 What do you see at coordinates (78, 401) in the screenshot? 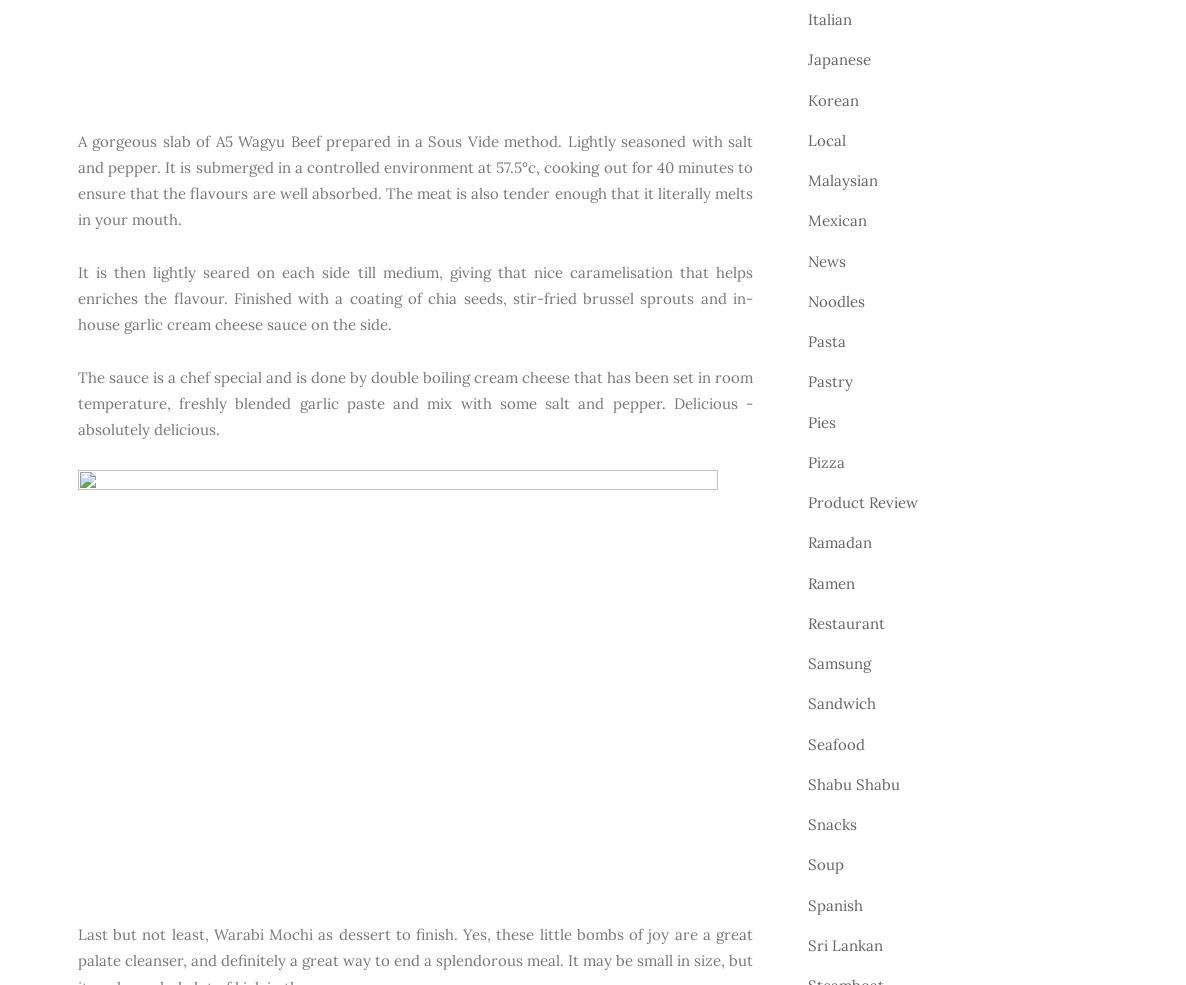
I see `'The sauce is a chef special and is done by double boiling cream cheese that has been set in room temperature, freshly blended garlic paste and mix with some salt and pepper. Delicious - absolutely delicious.'` at bounding box center [78, 401].